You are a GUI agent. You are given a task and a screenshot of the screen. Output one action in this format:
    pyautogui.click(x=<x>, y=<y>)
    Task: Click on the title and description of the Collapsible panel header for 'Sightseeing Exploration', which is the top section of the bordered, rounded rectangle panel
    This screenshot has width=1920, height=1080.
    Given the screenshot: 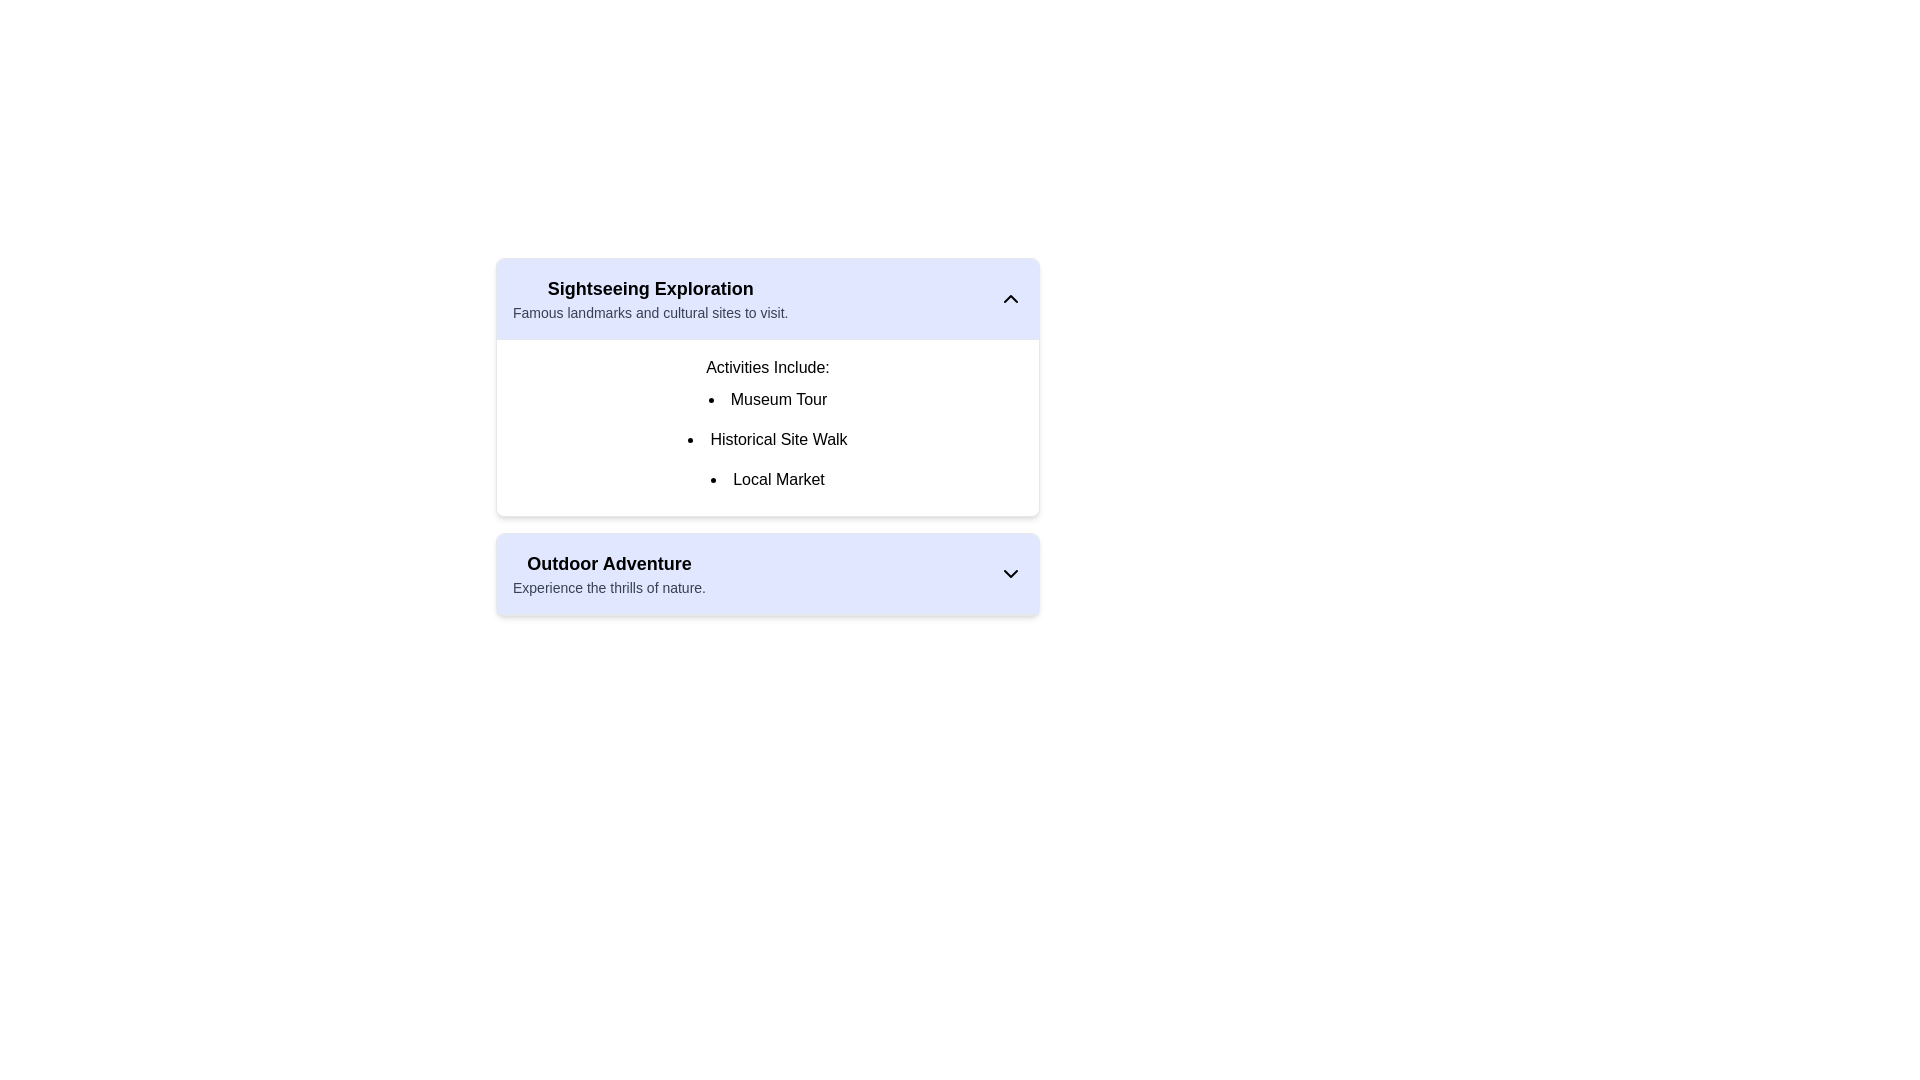 What is the action you would take?
    pyautogui.click(x=767, y=299)
    